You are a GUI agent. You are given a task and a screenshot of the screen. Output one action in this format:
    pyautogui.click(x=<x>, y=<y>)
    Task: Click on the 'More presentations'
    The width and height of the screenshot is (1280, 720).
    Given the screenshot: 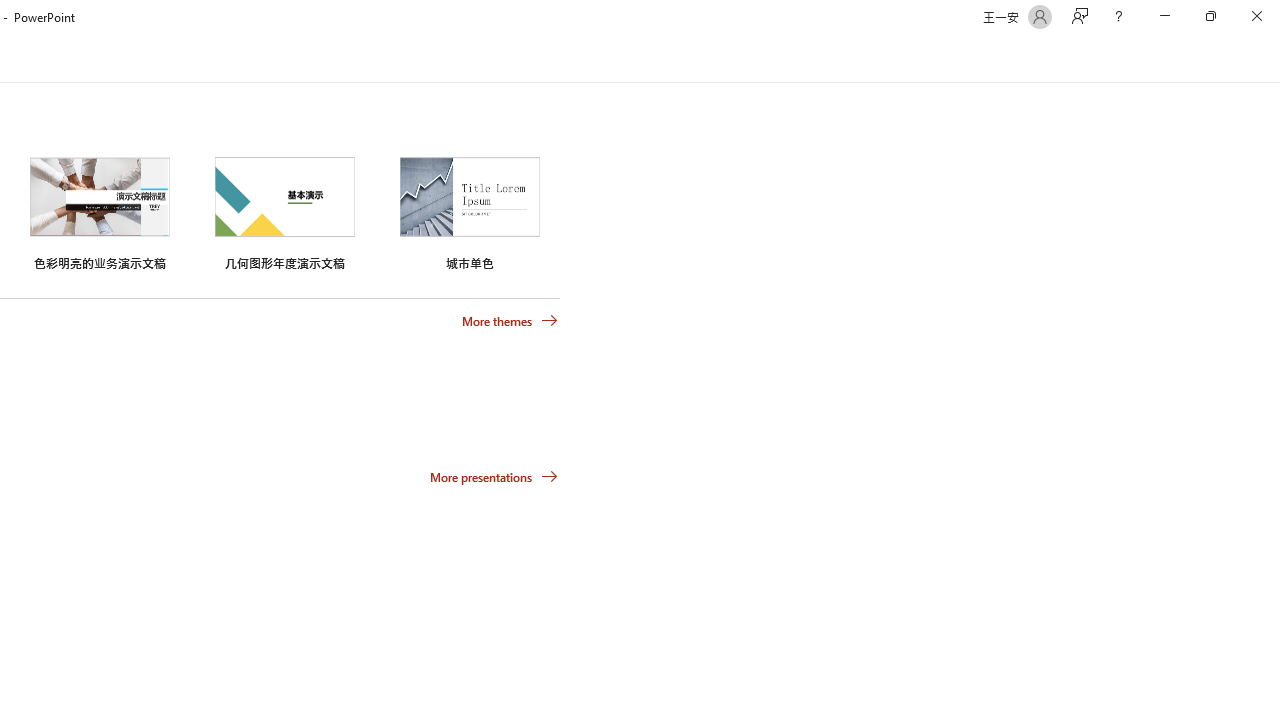 What is the action you would take?
    pyautogui.click(x=494, y=477)
    